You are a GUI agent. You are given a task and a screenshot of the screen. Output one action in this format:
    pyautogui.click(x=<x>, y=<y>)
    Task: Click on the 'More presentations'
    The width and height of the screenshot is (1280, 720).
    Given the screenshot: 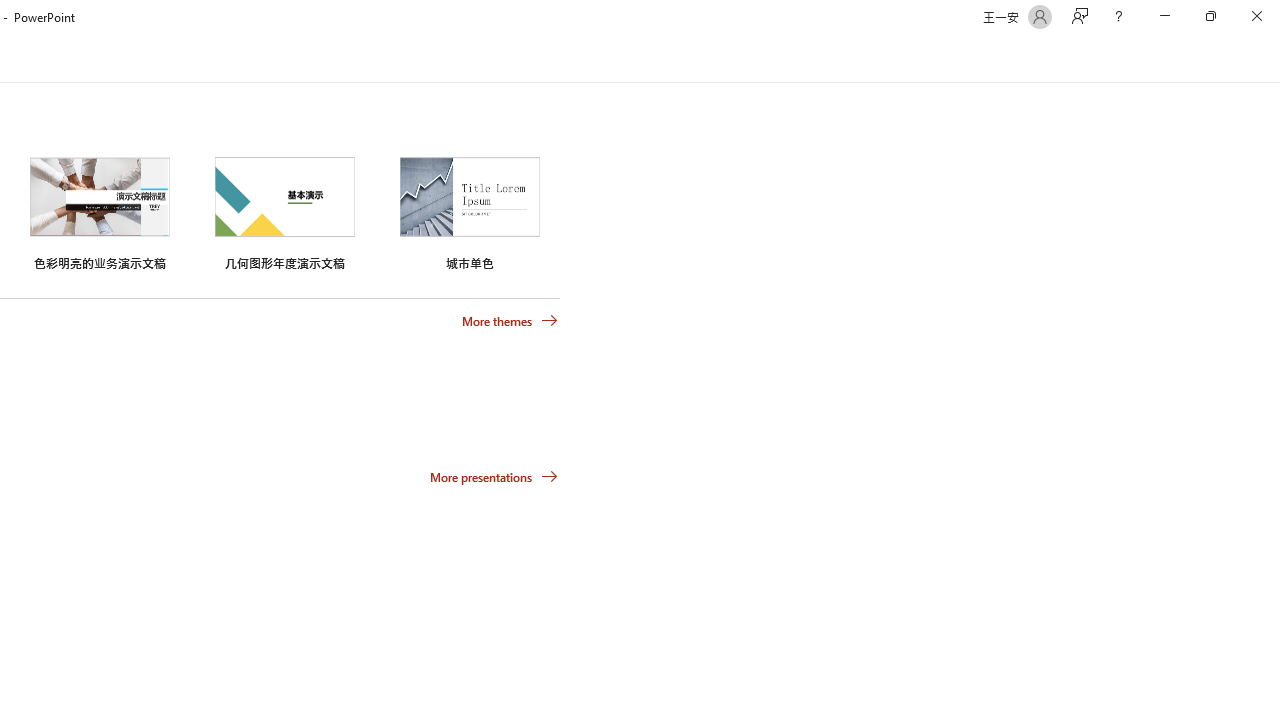 What is the action you would take?
    pyautogui.click(x=494, y=477)
    